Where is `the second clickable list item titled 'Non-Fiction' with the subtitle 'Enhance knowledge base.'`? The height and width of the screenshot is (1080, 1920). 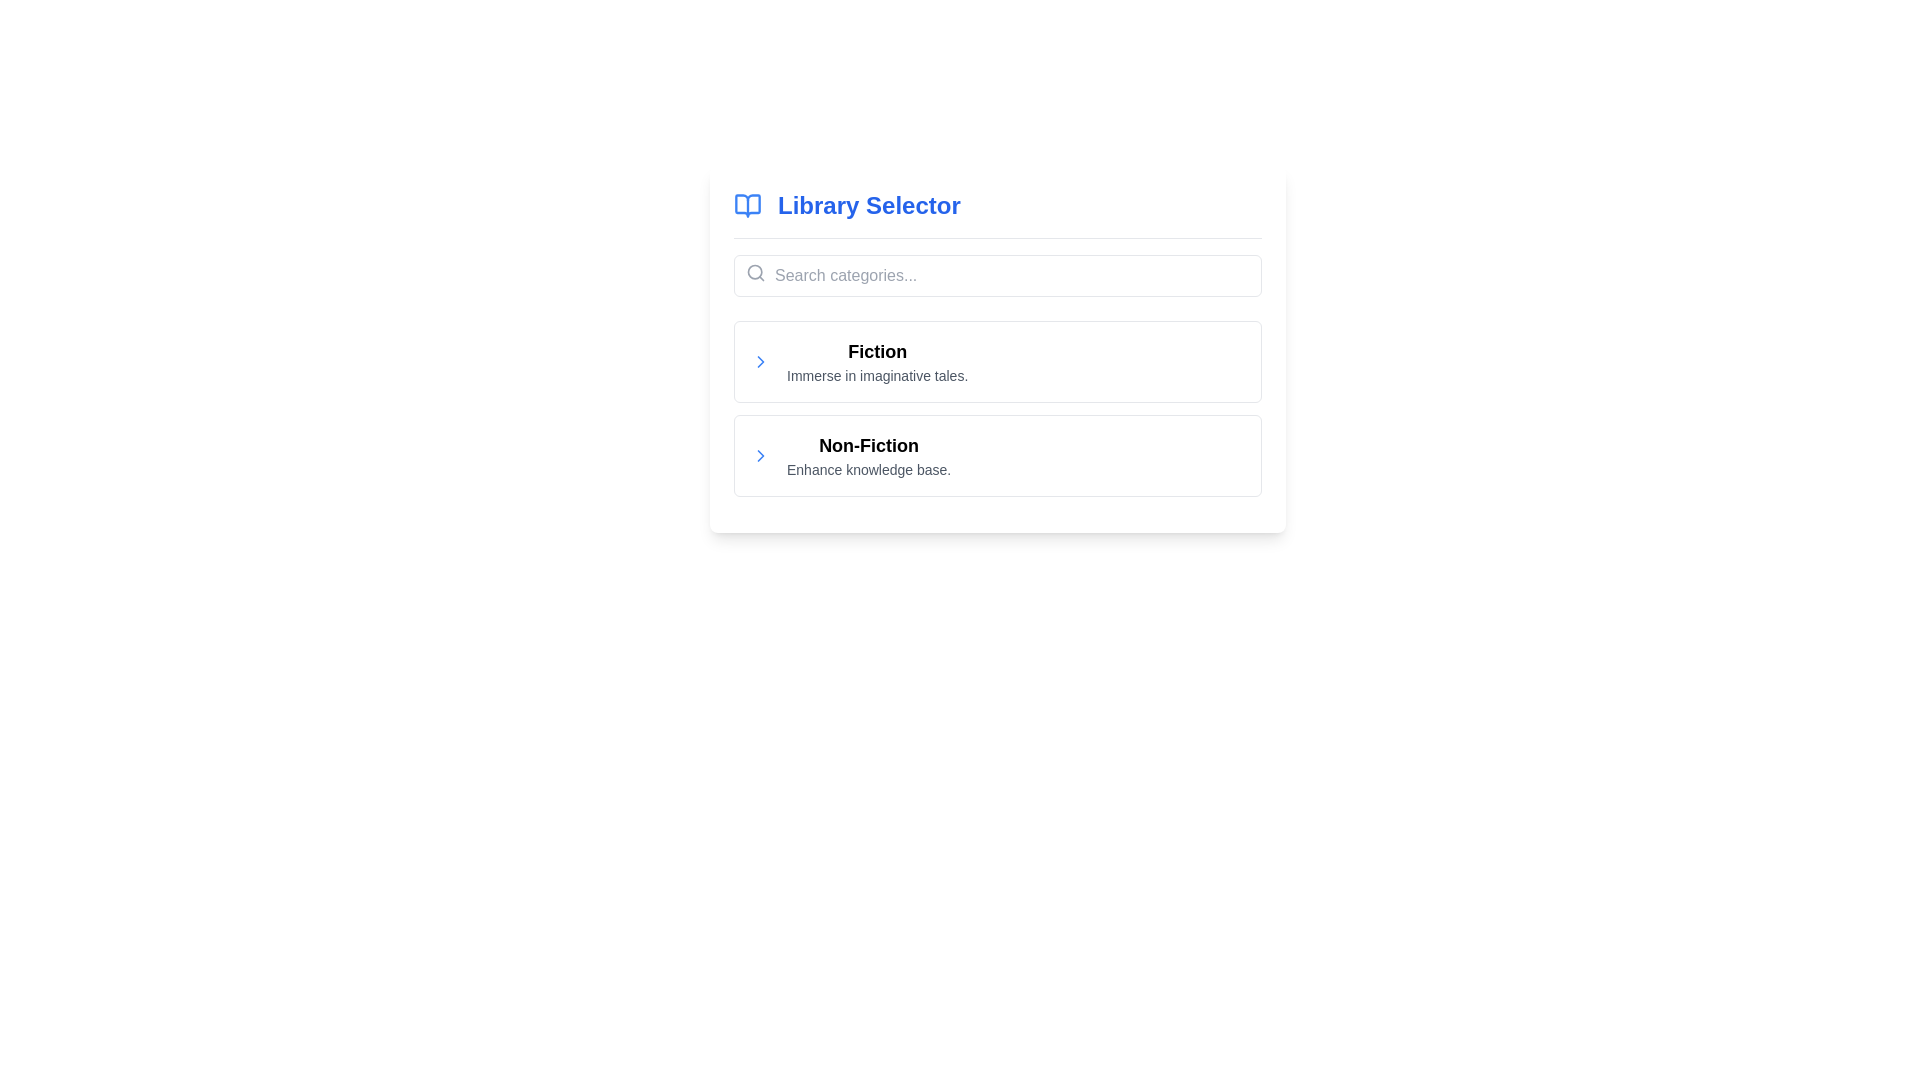 the second clickable list item titled 'Non-Fiction' with the subtitle 'Enhance knowledge base.' is located at coordinates (998, 455).